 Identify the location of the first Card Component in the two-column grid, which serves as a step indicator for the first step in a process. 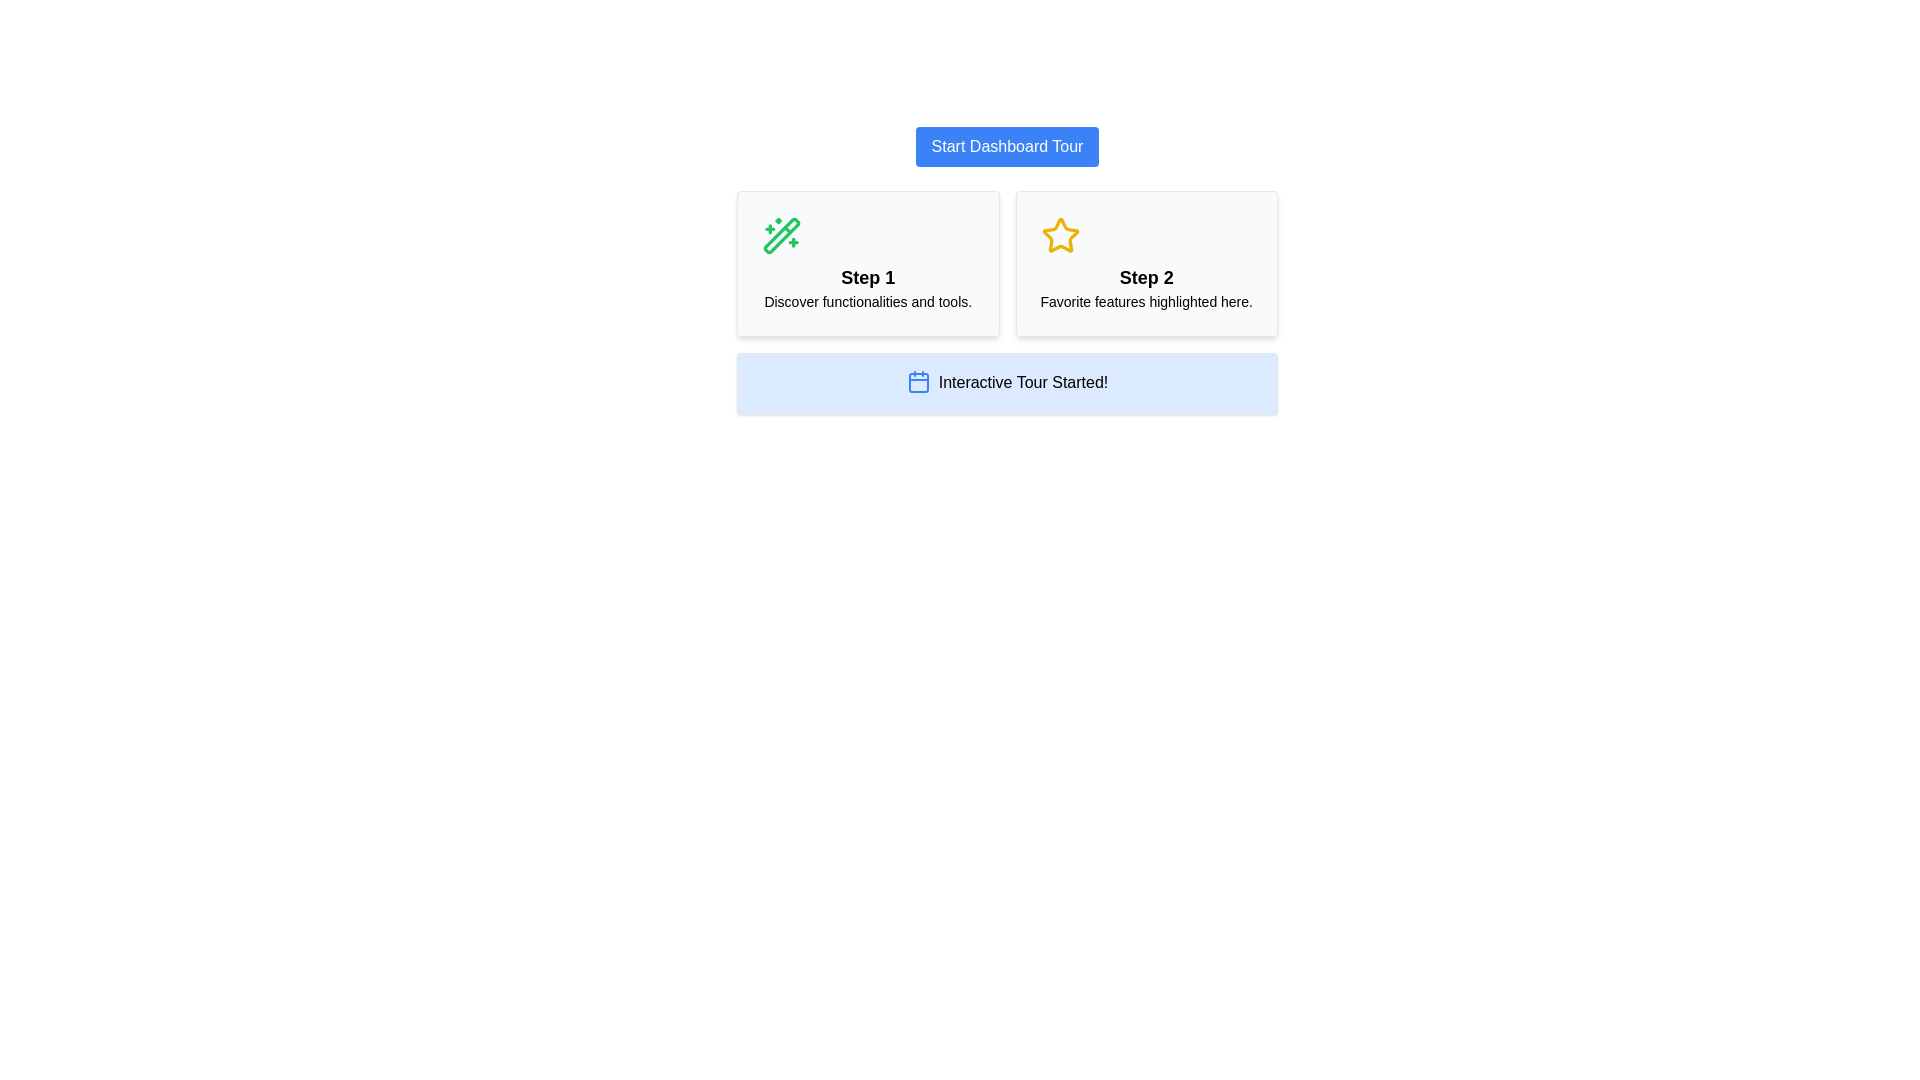
(868, 262).